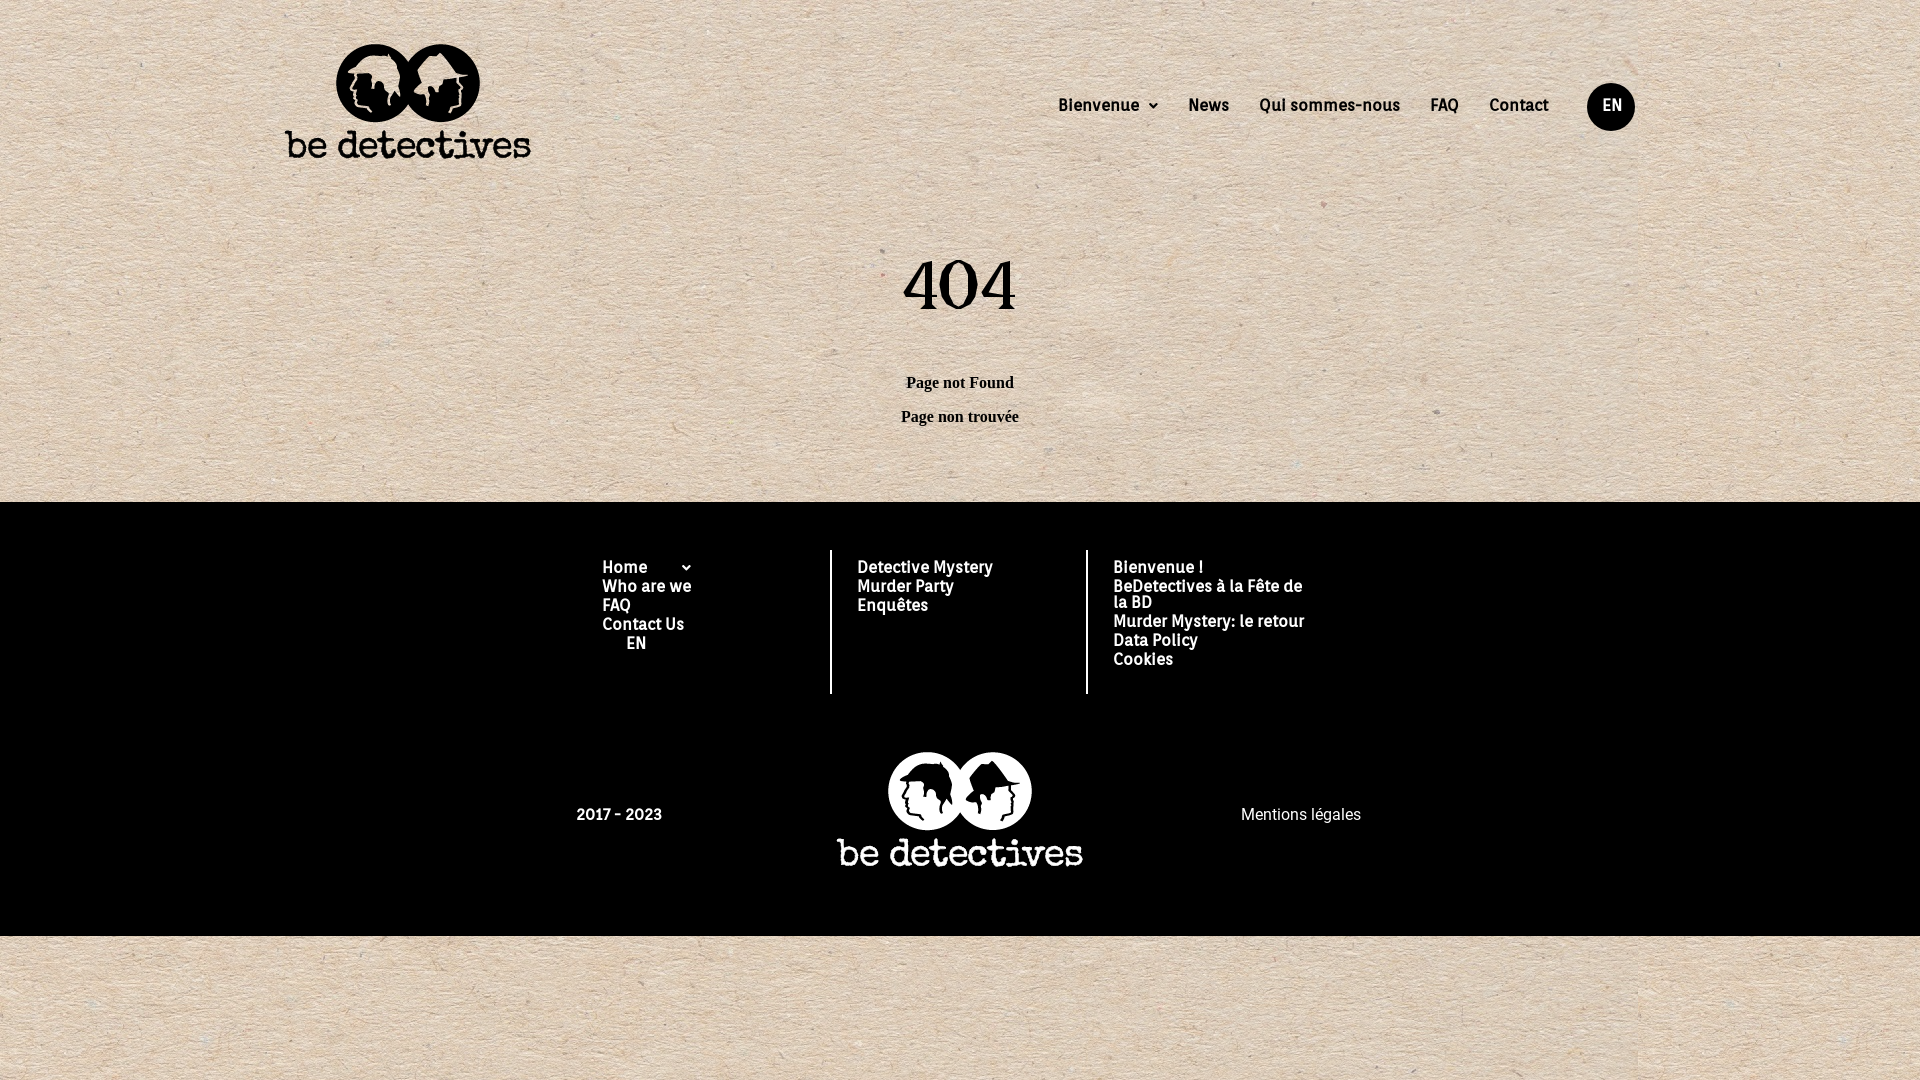  I want to click on 'FAQ', so click(1444, 105).